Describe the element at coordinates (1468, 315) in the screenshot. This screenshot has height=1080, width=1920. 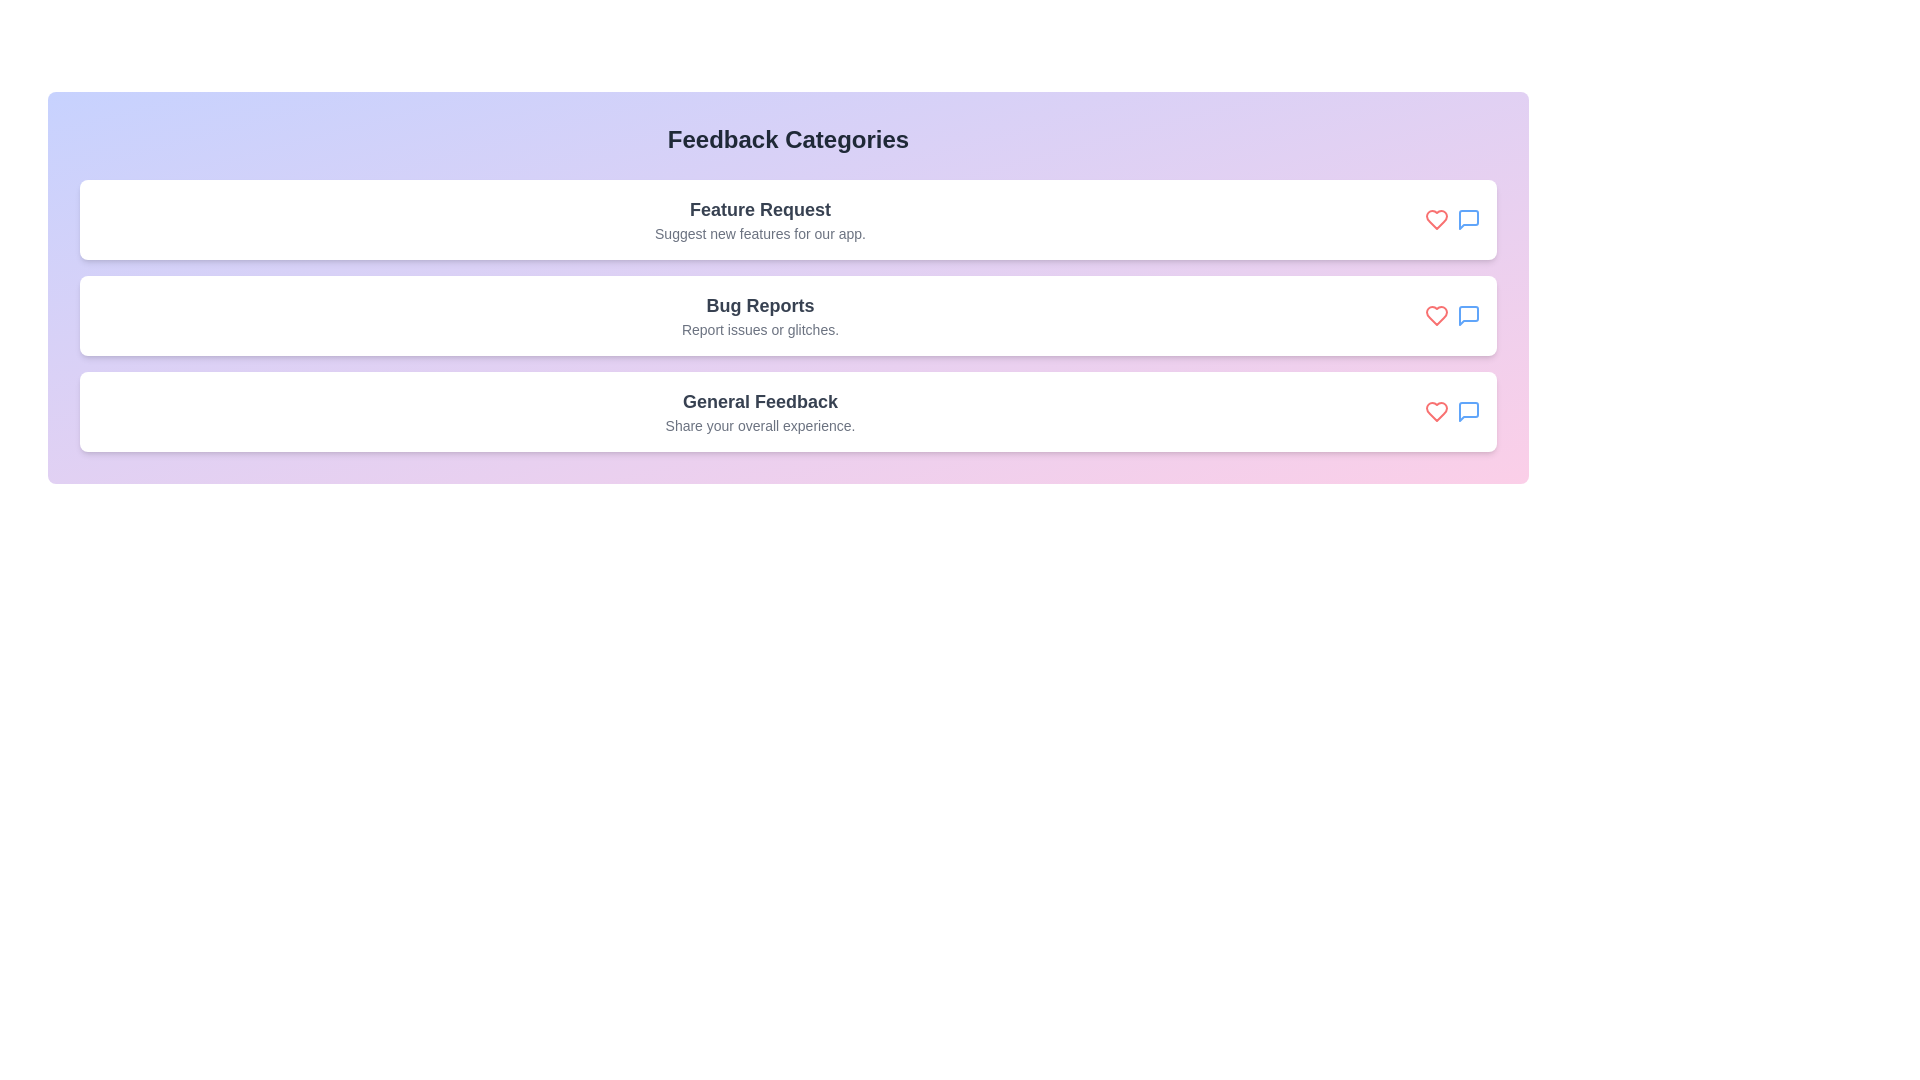
I see `the message icon in the Bug Reports feedback item` at that location.